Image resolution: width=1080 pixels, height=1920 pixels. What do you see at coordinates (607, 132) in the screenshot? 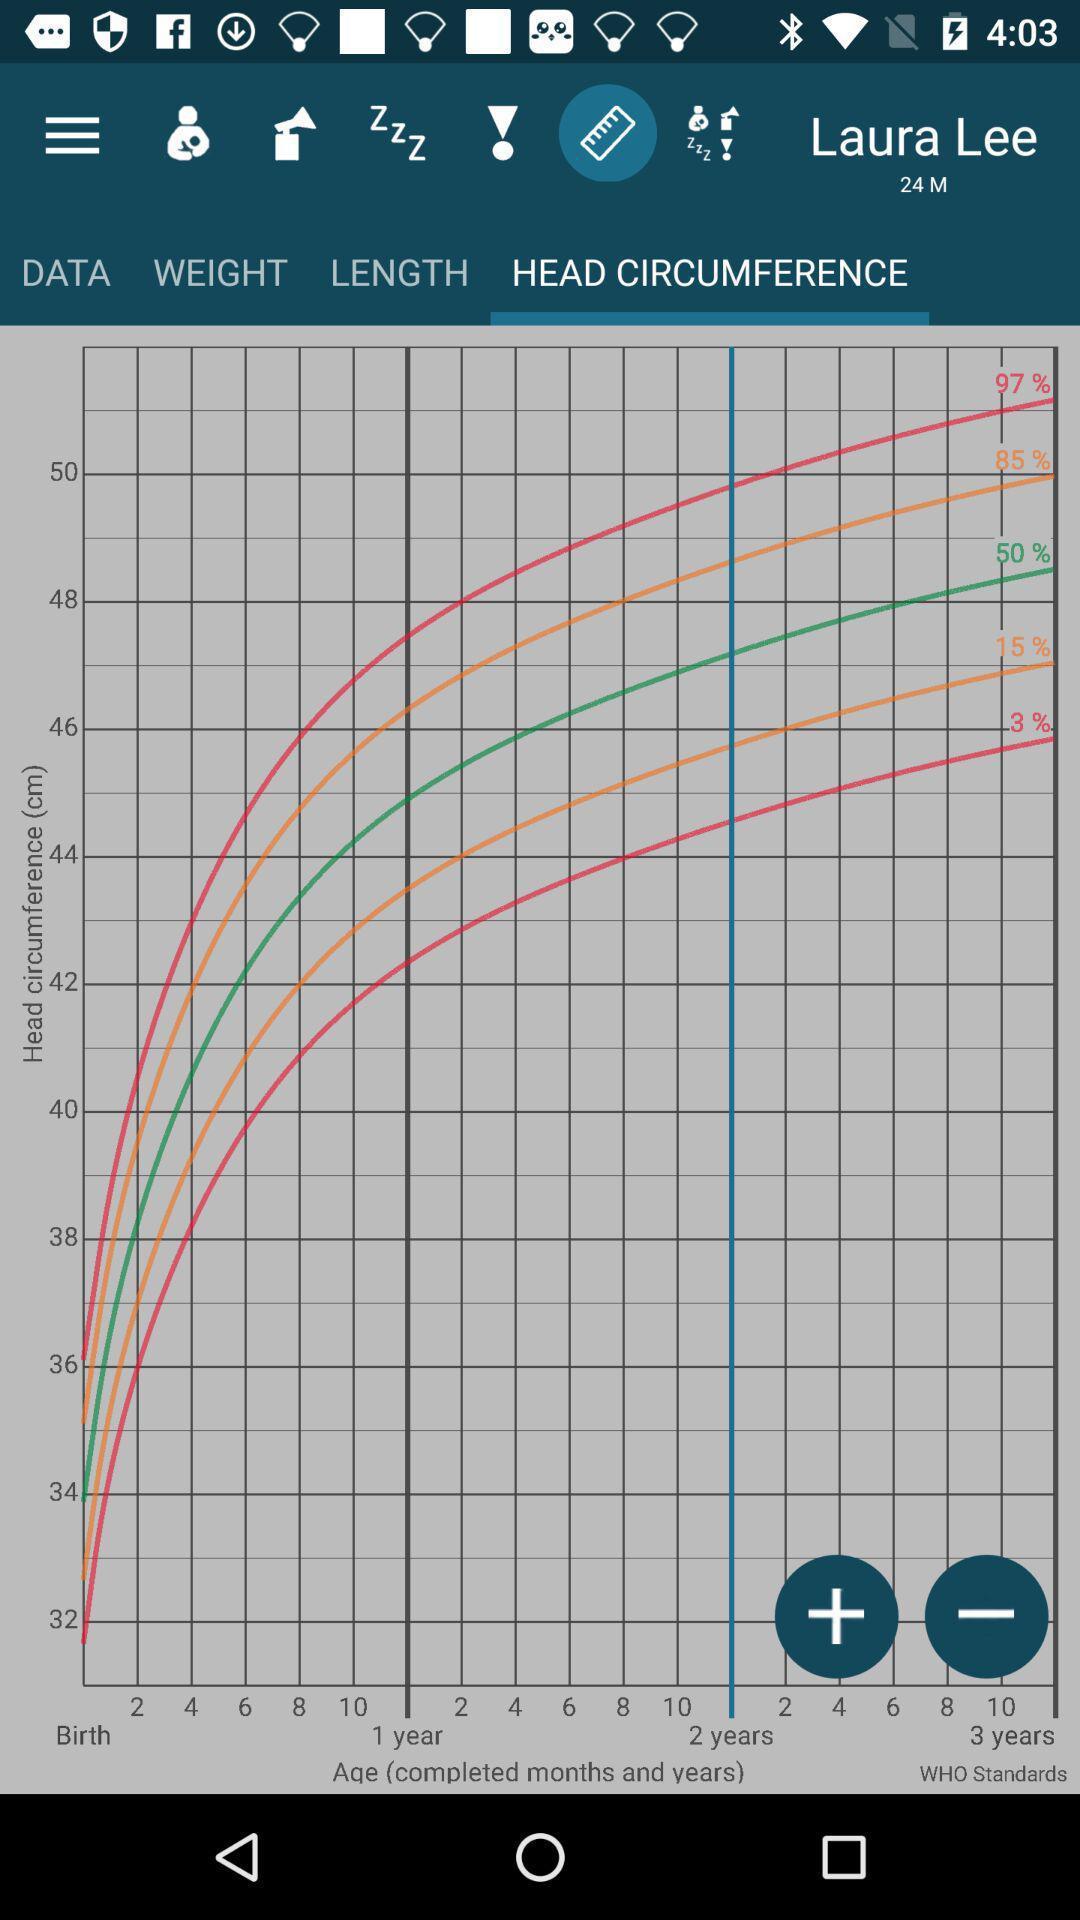
I see `6 th icon form menu button` at bounding box center [607, 132].